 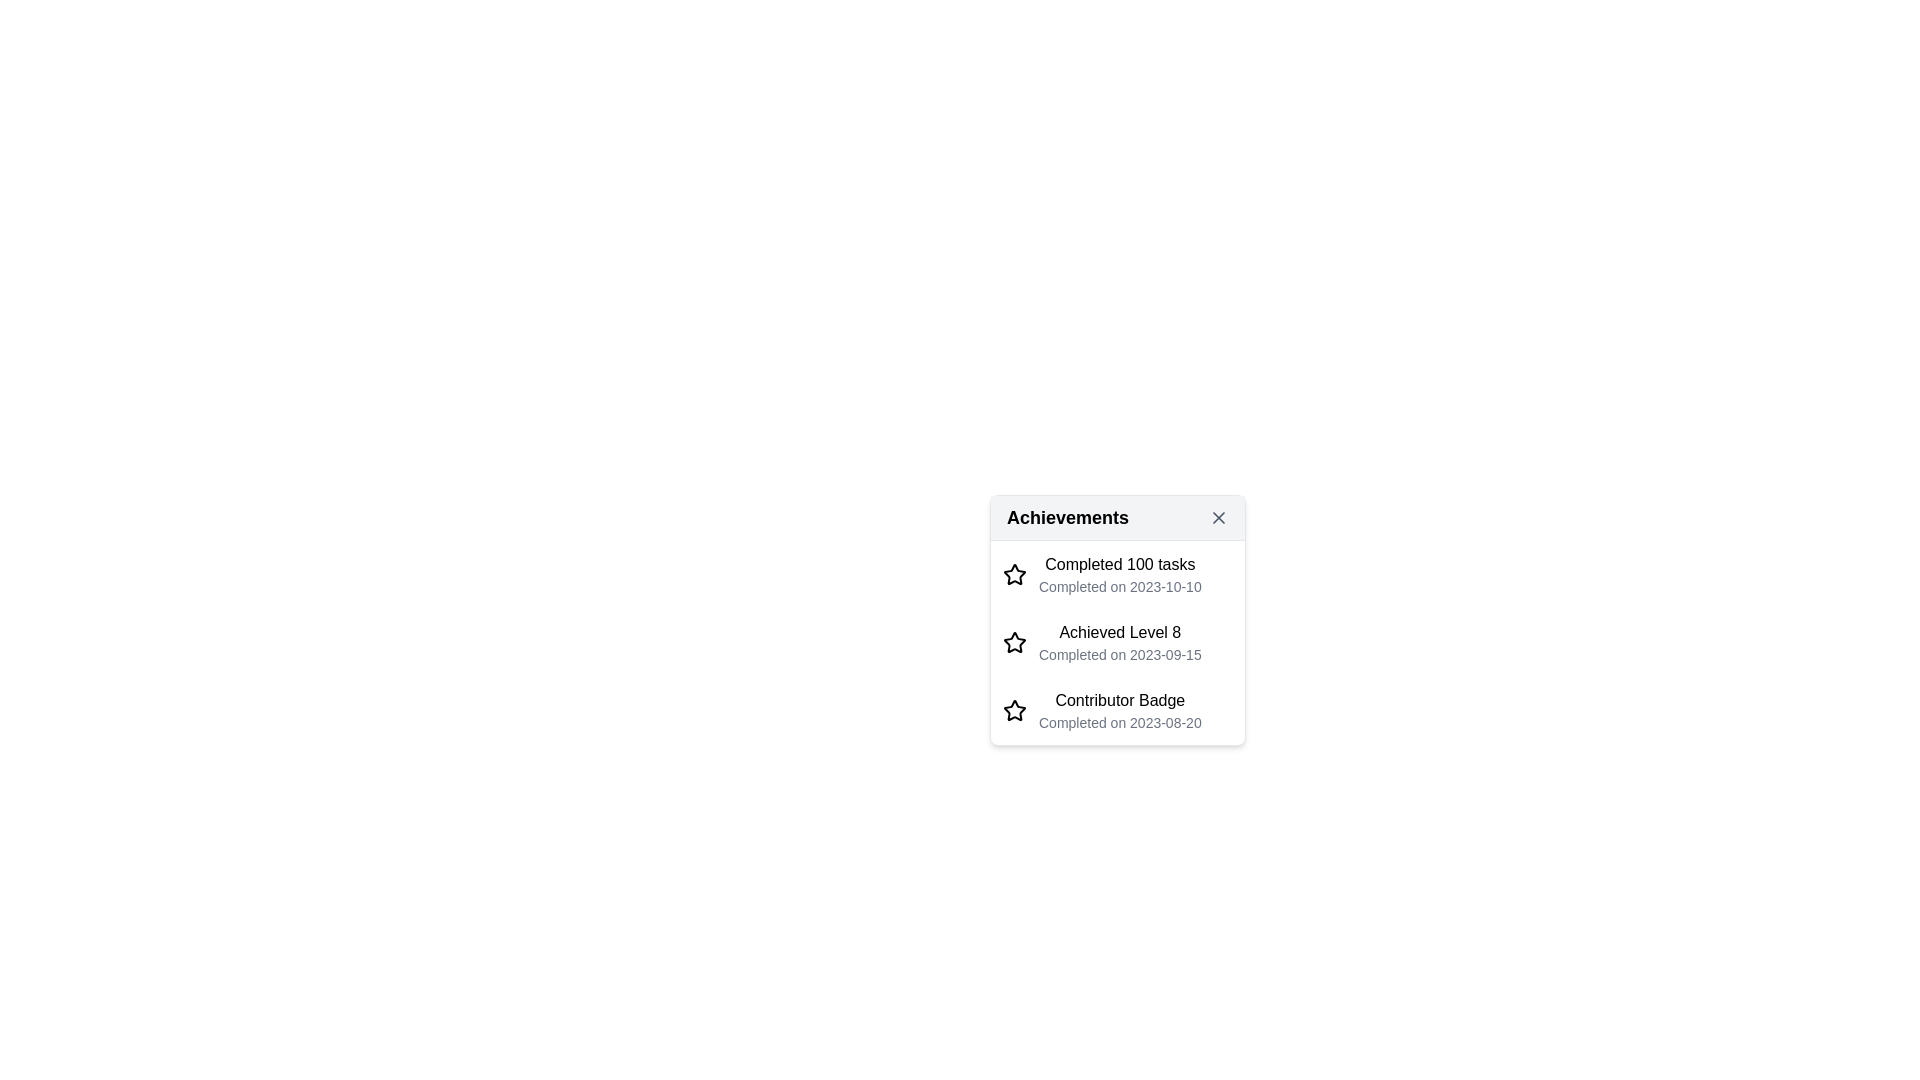 What do you see at coordinates (1120, 709) in the screenshot?
I see `the Information panel labeled 'Contributor Badge', which displays 'Completed on 2023-08-20' in a smaller, gray font` at bounding box center [1120, 709].